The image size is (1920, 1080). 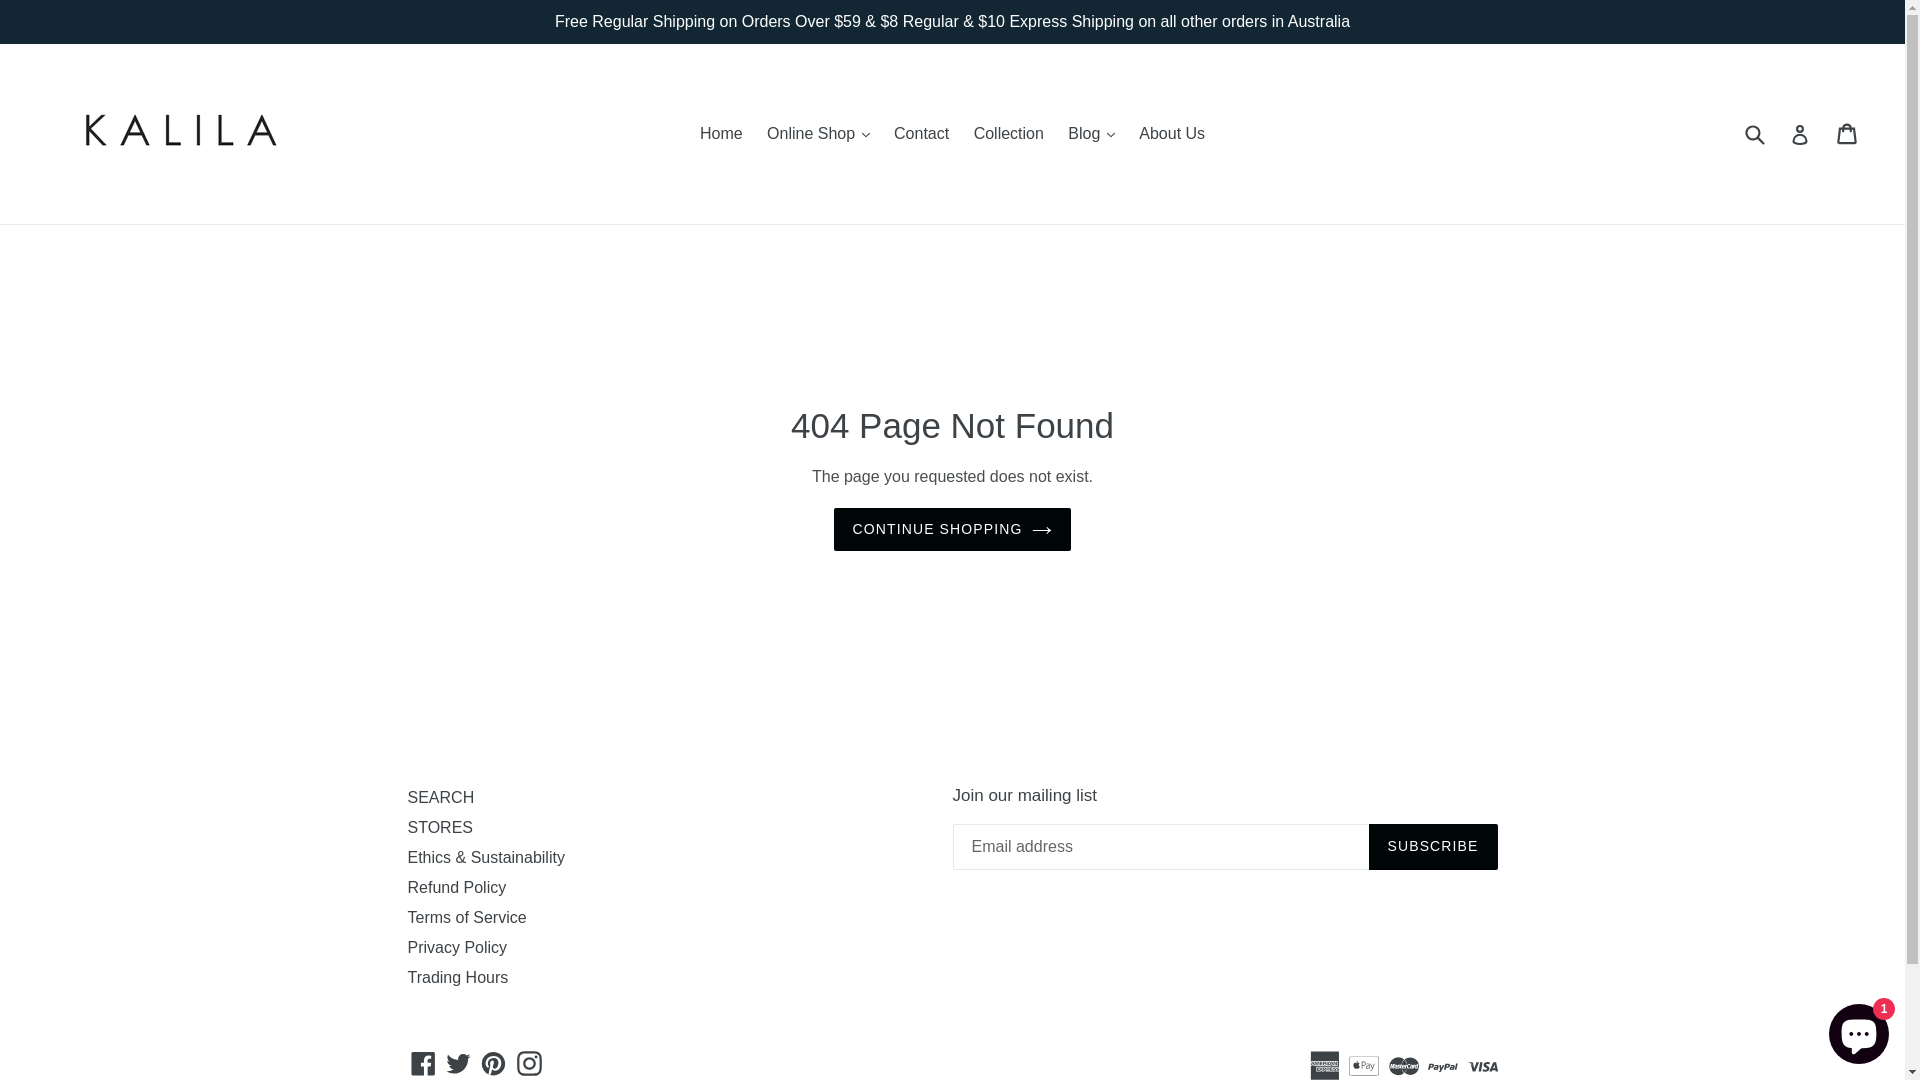 What do you see at coordinates (456, 886) in the screenshot?
I see `'Refund Policy'` at bounding box center [456, 886].